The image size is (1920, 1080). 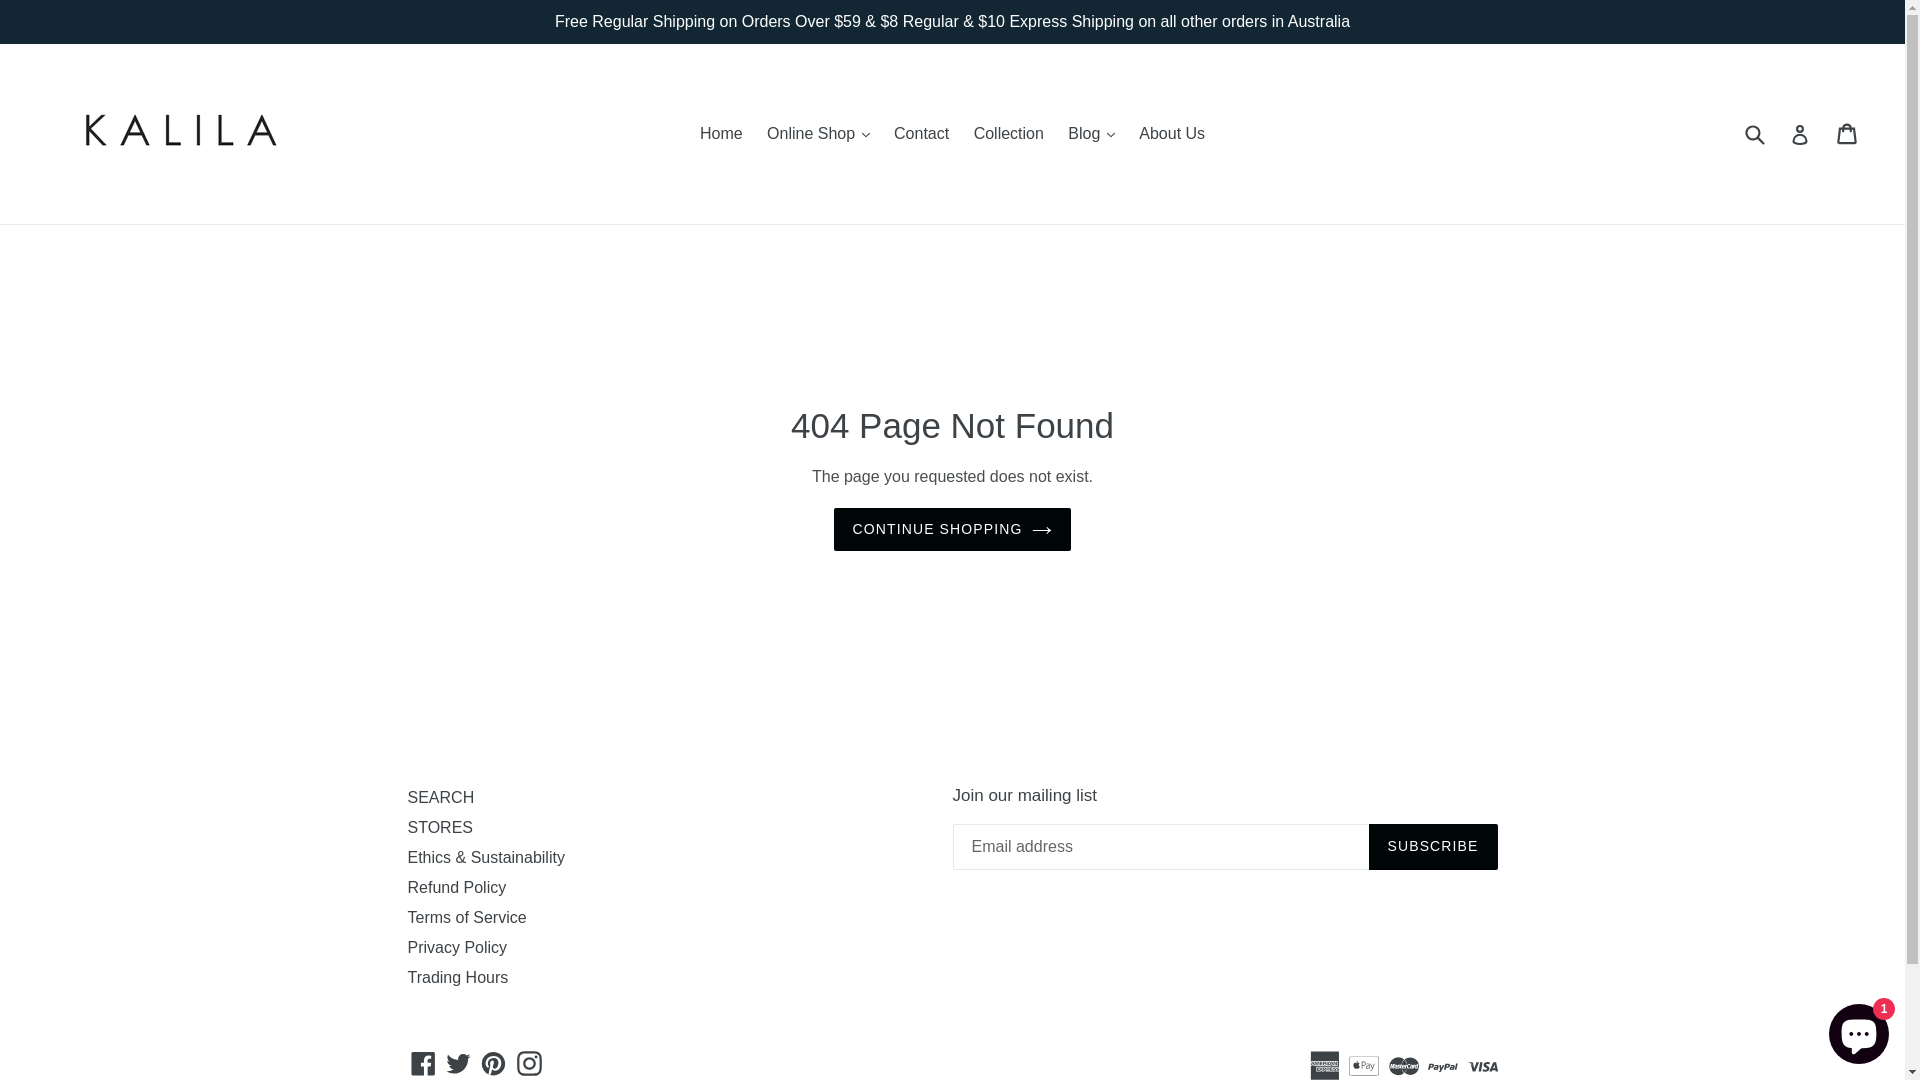 What do you see at coordinates (456, 886) in the screenshot?
I see `'Refund Policy'` at bounding box center [456, 886].